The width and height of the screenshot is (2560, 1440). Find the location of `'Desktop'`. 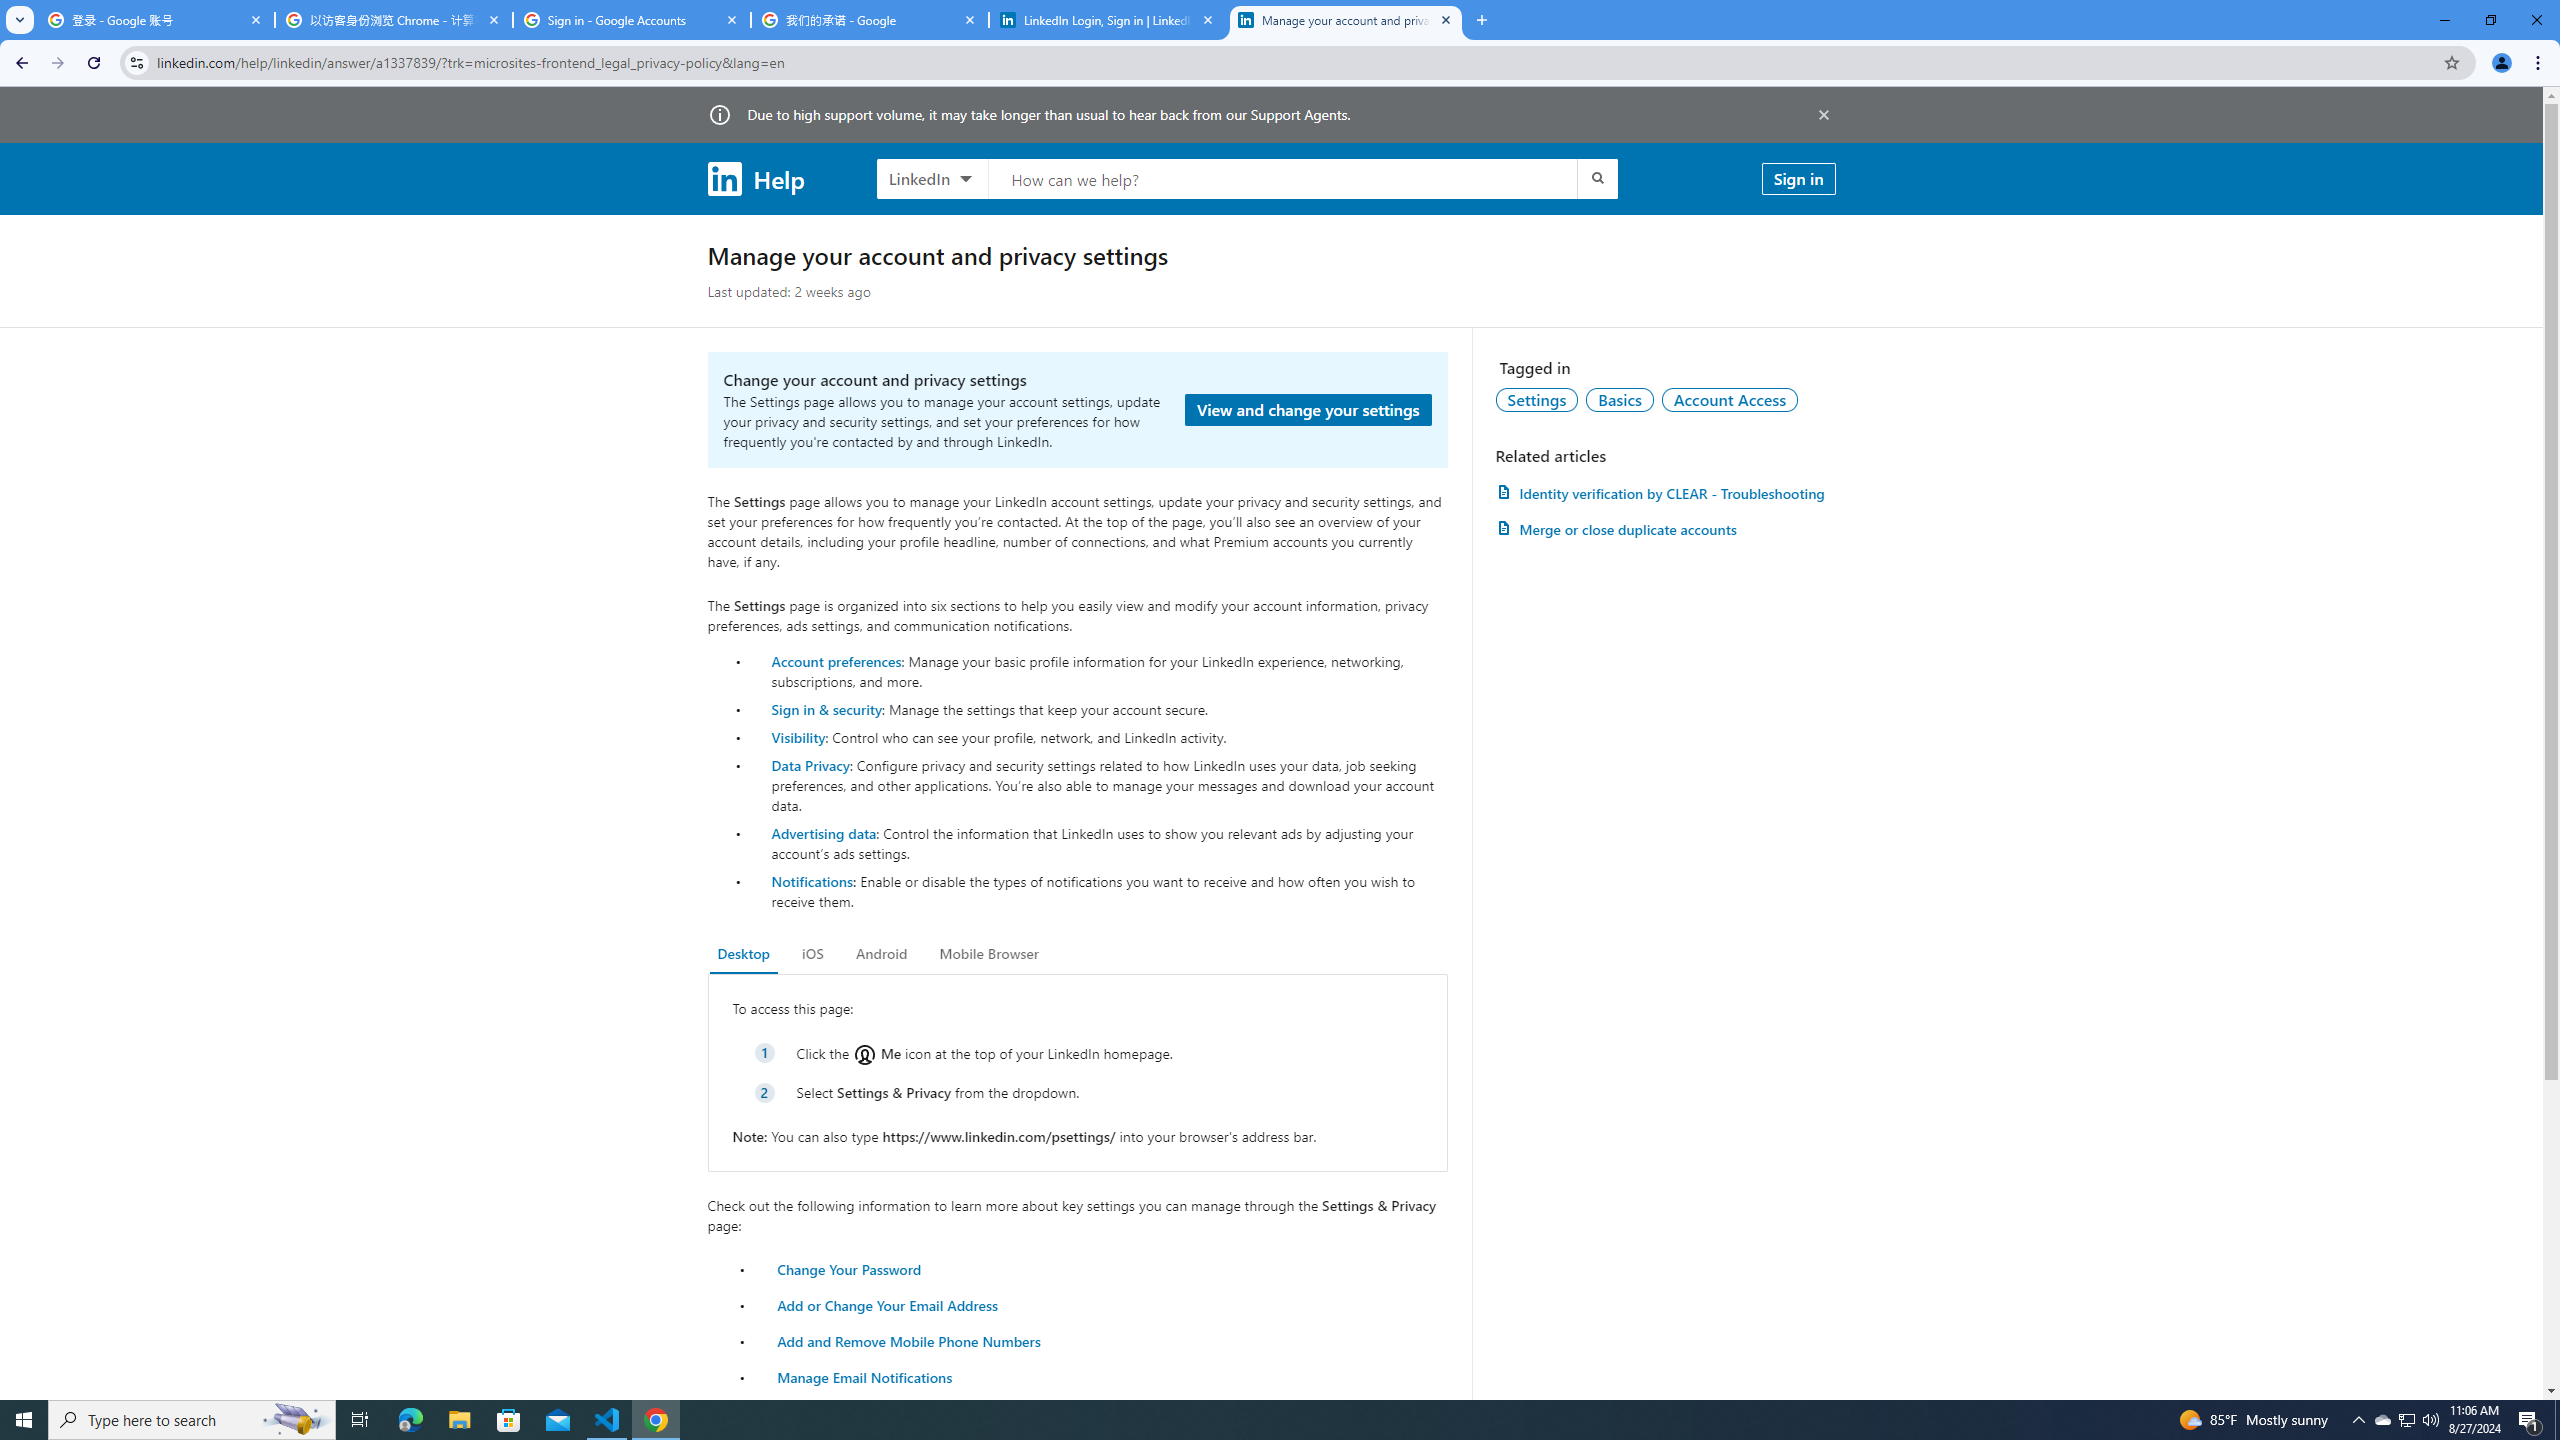

'Desktop' is located at coordinates (742, 953).